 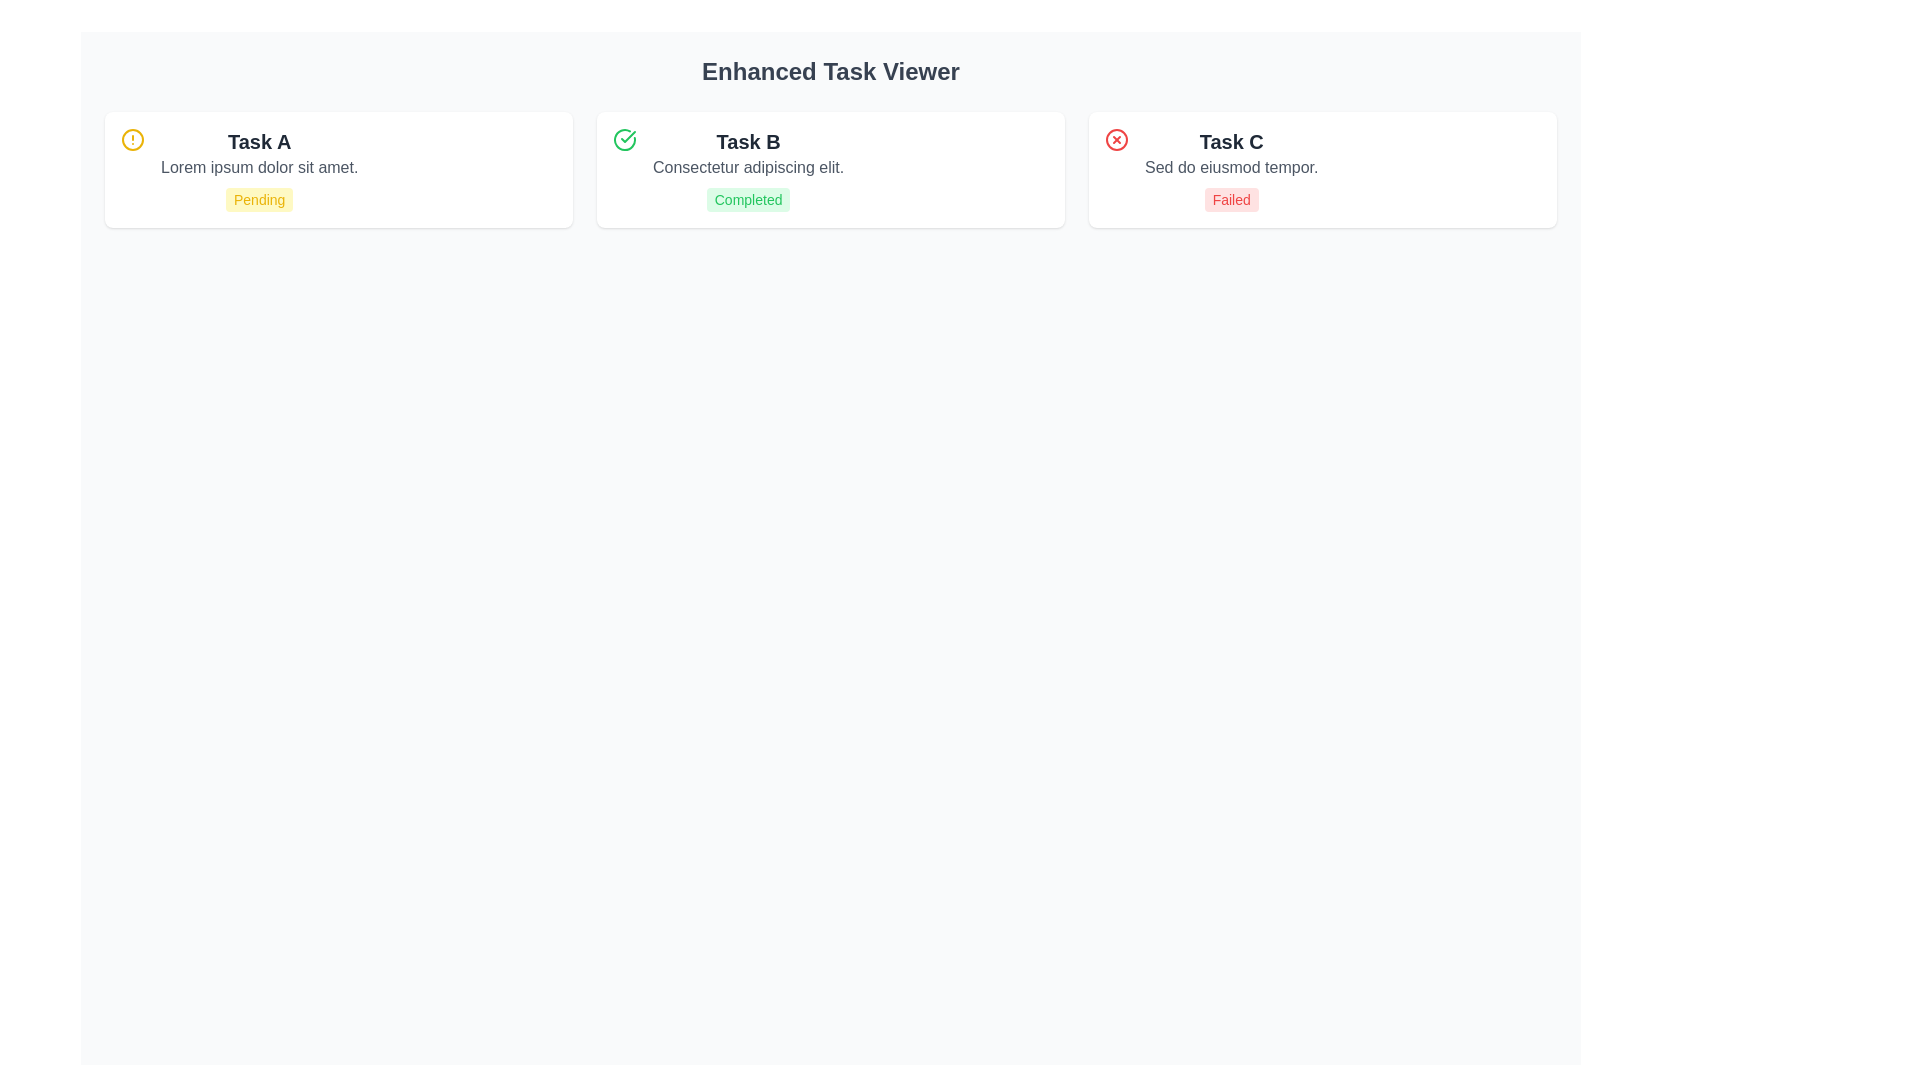 I want to click on the task card displaying 'Task B' with the status 'Completed', which is the second card in a row of three within the task viewer, so click(x=747, y=168).